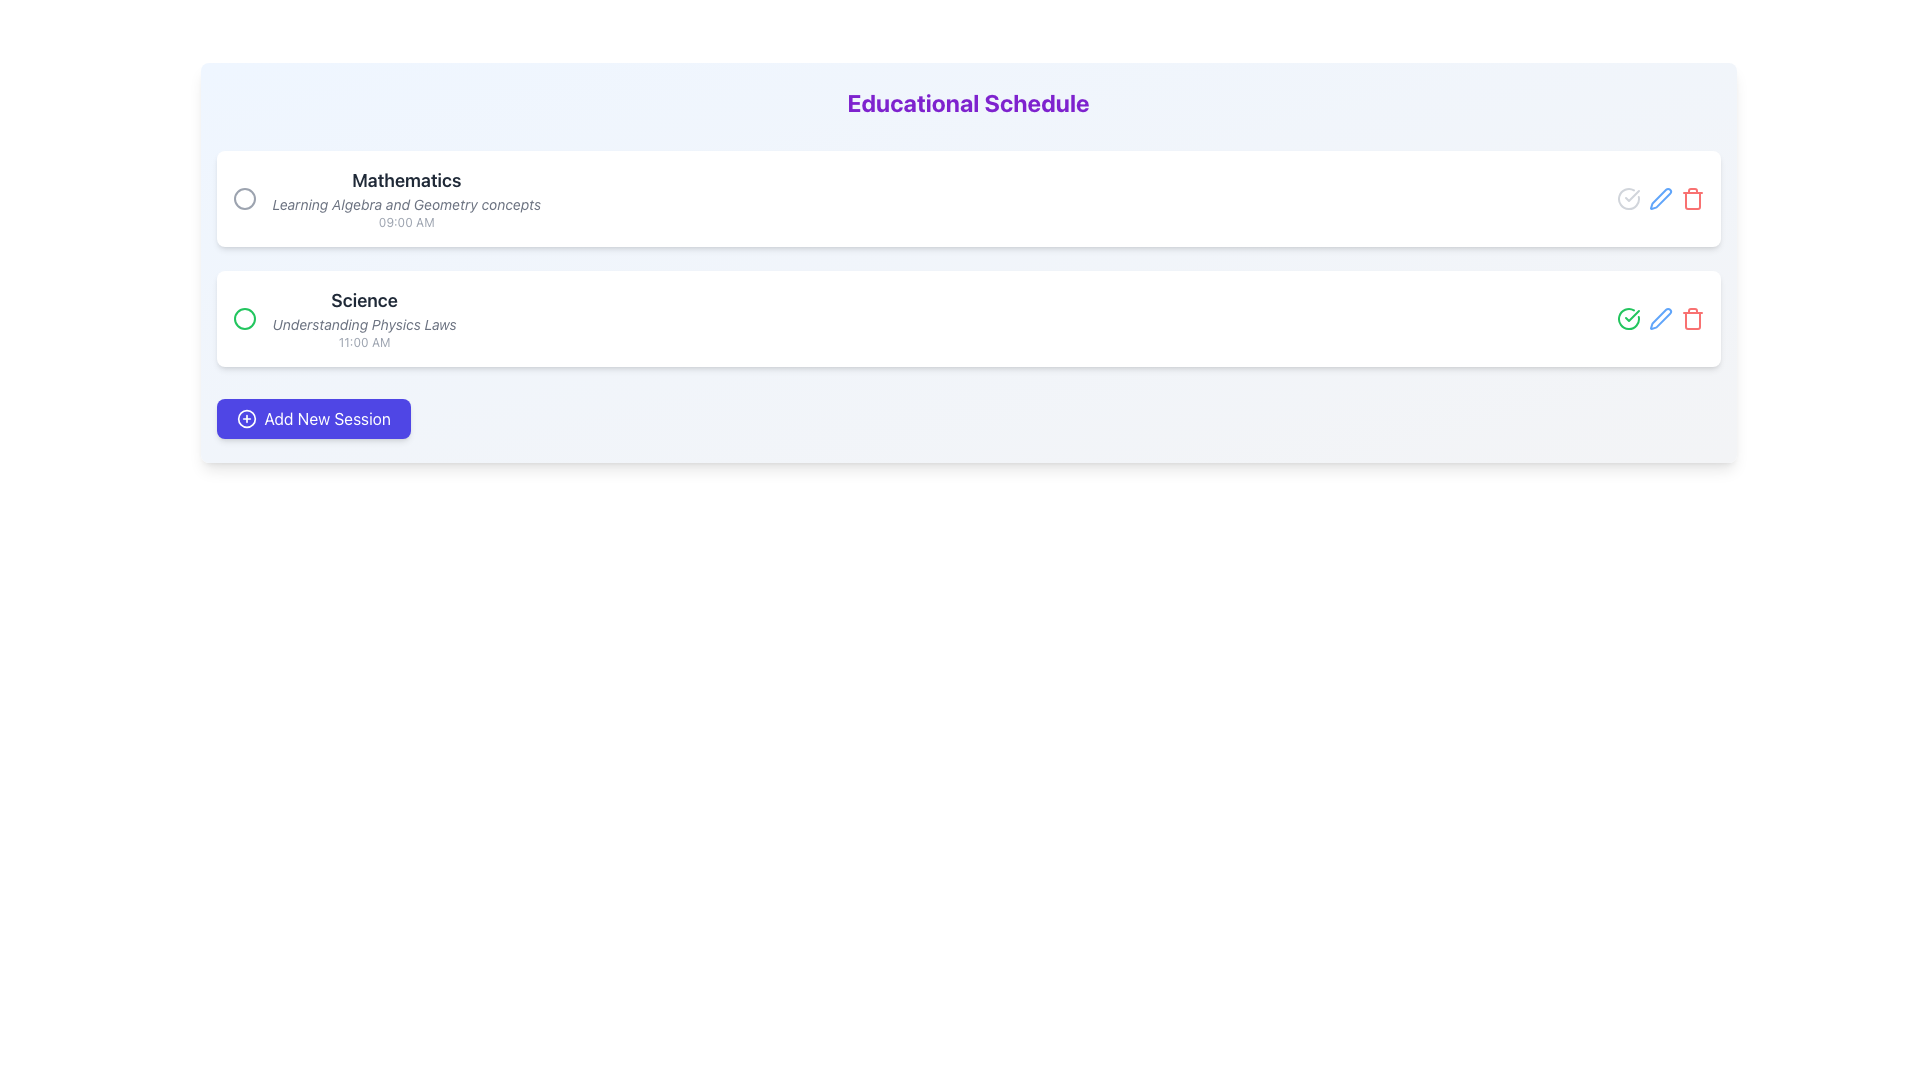 Image resolution: width=1920 pixels, height=1080 pixels. I want to click on the text block containing 'Science', 'Understanding Physics Laws', and the timestamp '11:00 AM', located in the center of the second row of sessions, so click(364, 318).